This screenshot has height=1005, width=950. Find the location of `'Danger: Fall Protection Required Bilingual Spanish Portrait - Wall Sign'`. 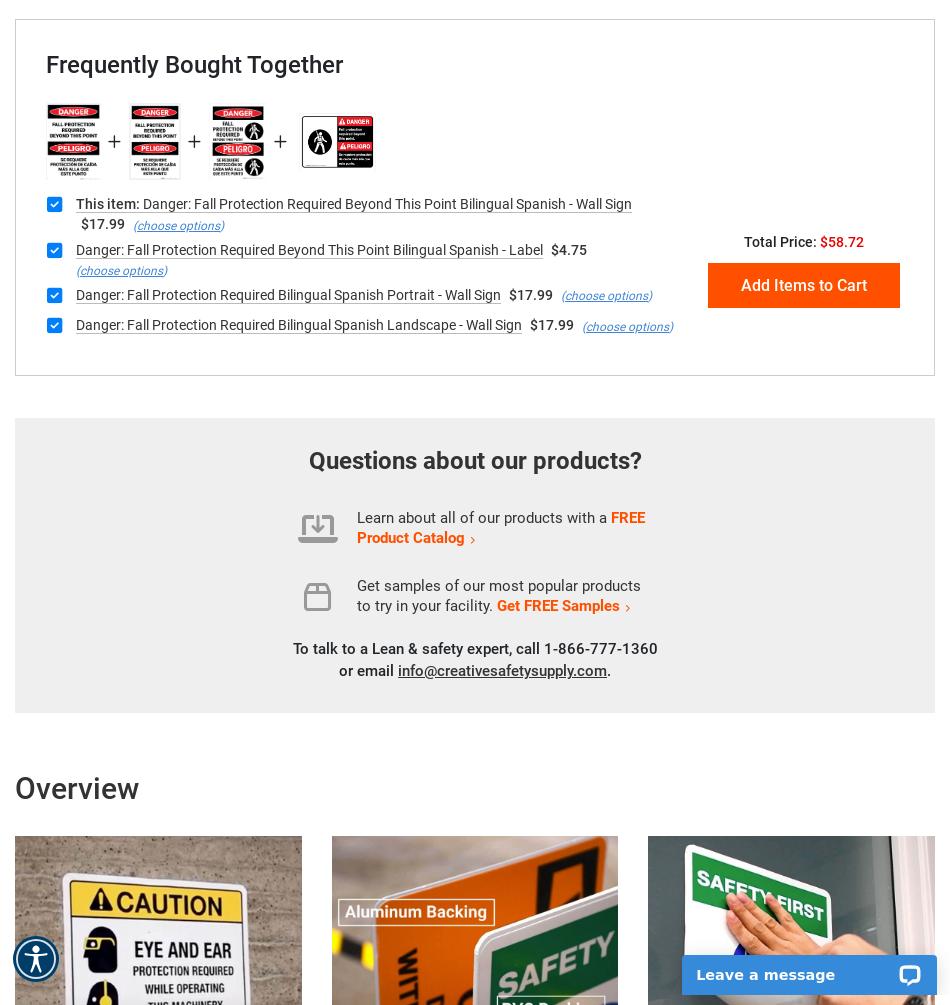

'Danger: Fall Protection Required Bilingual Spanish Portrait - Wall Sign' is located at coordinates (287, 292).